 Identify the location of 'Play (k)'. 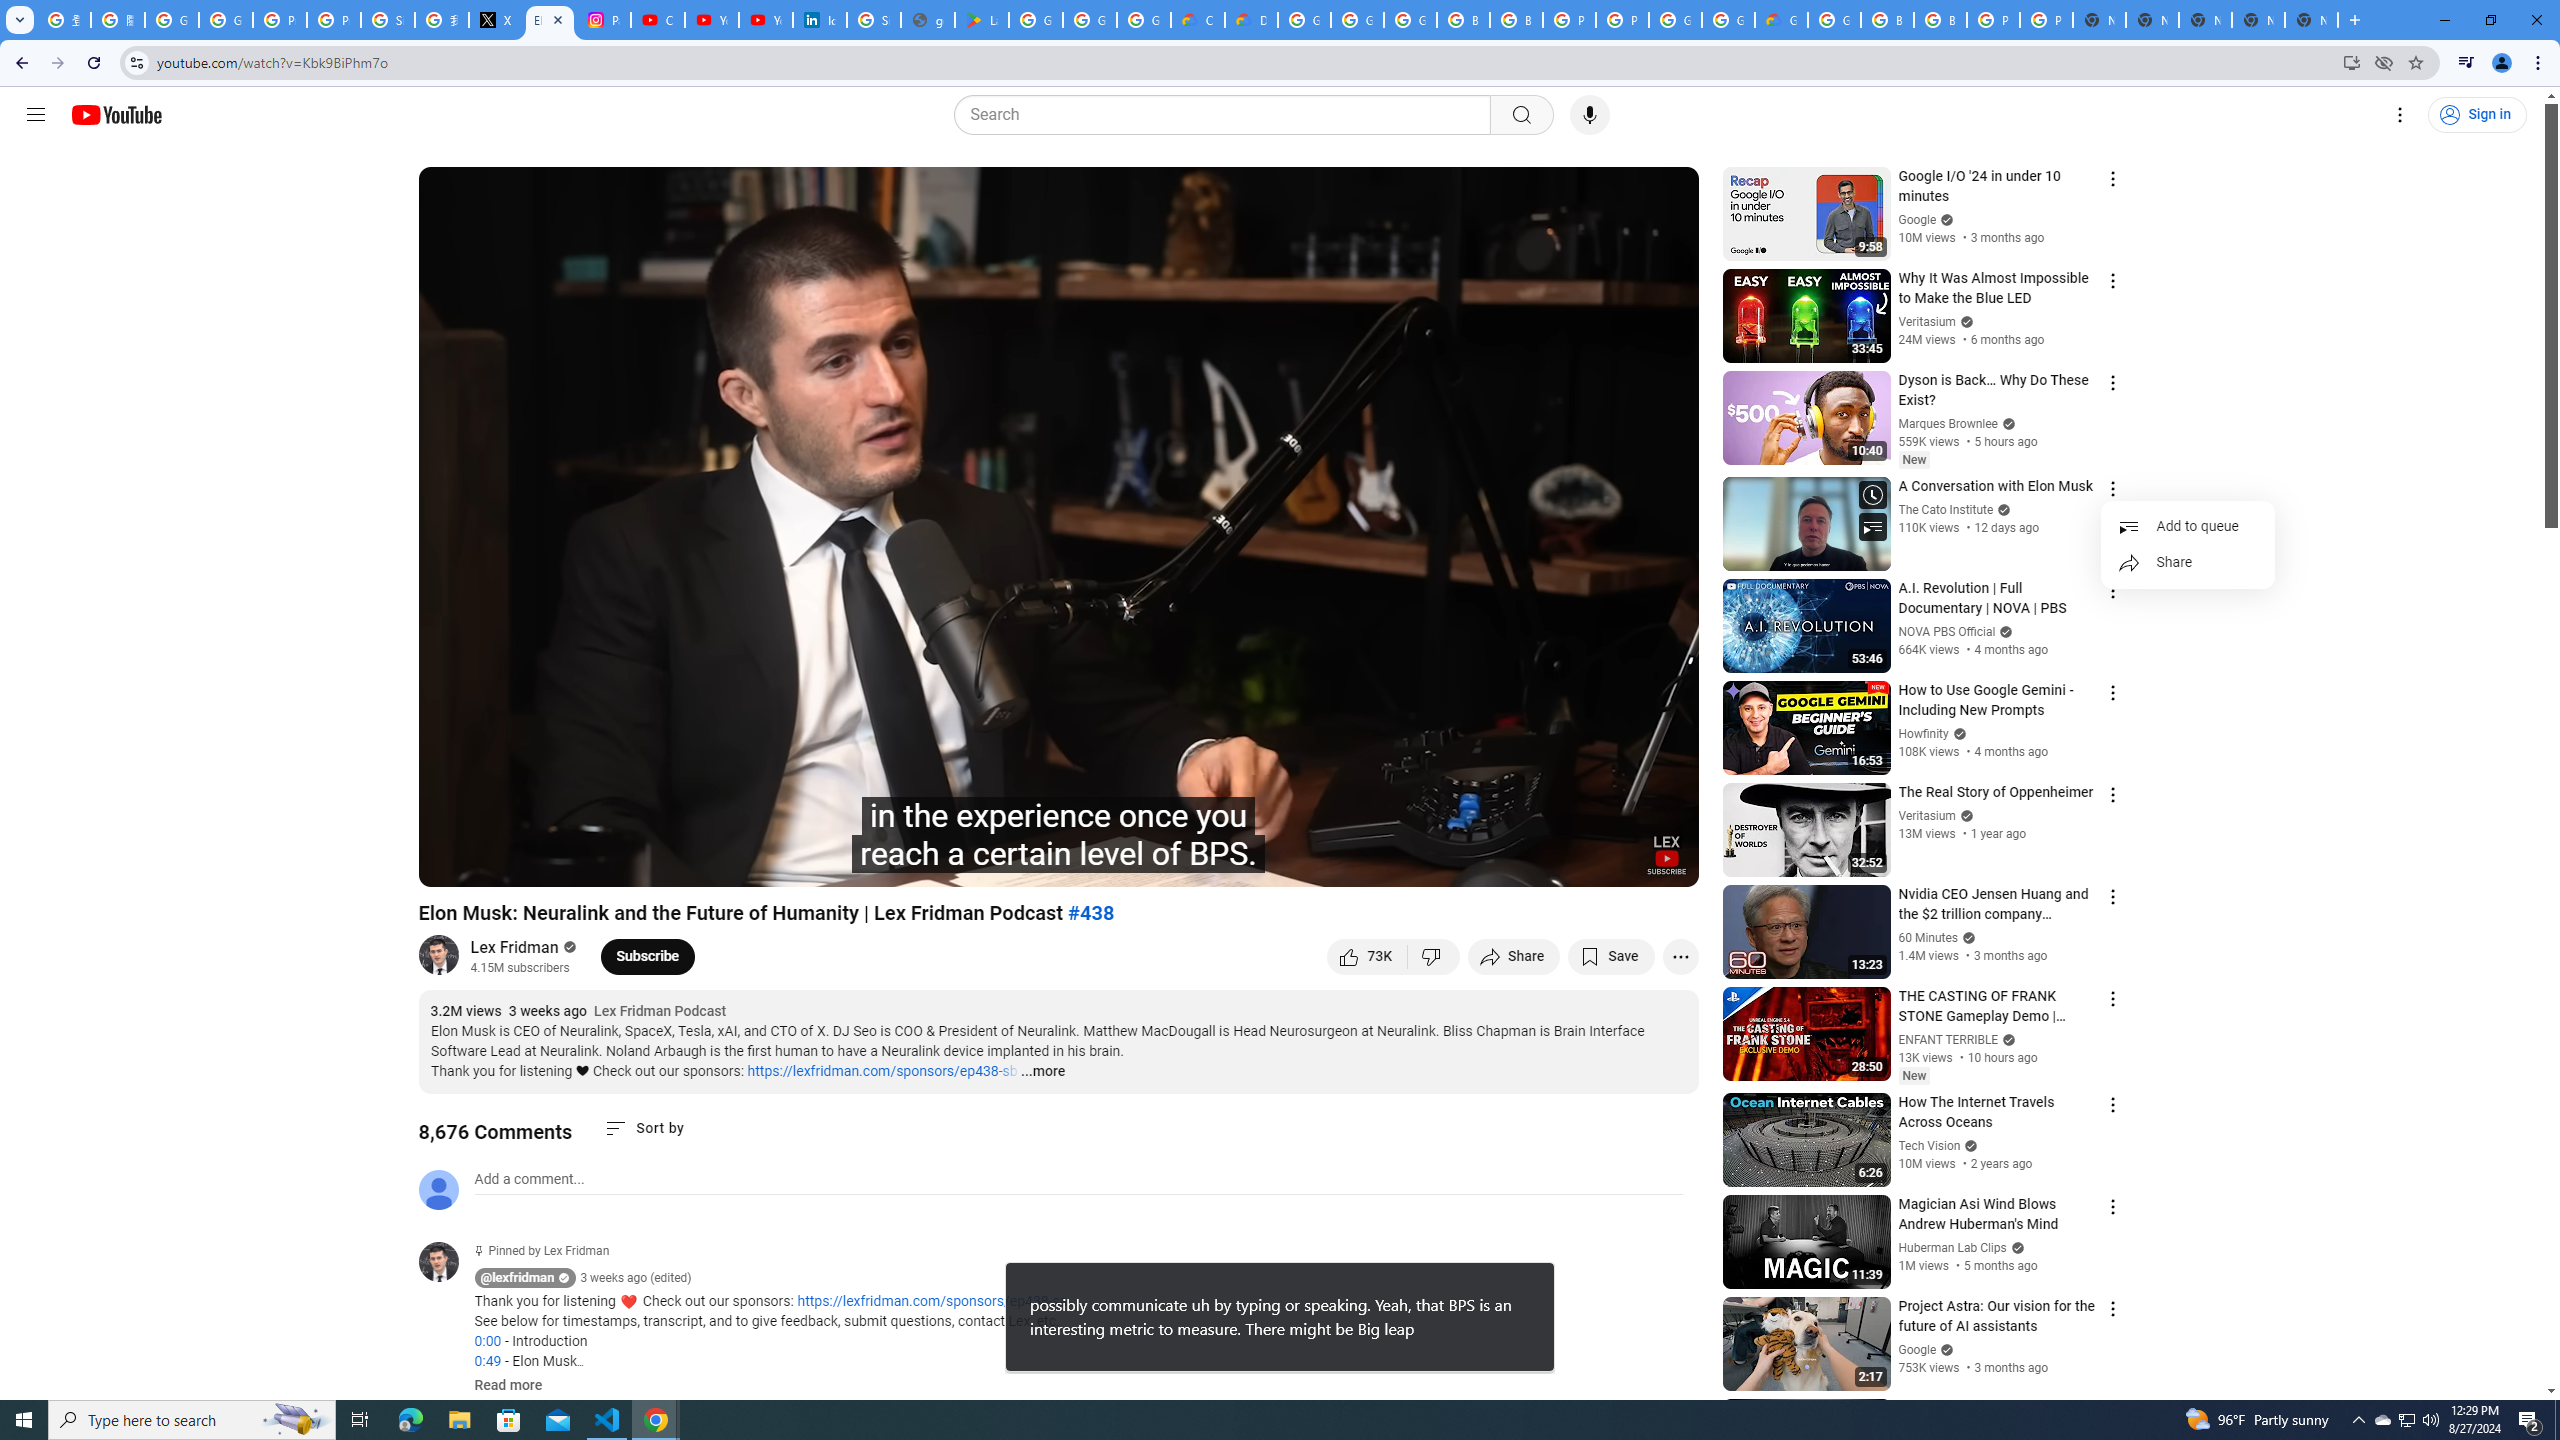
(452, 862).